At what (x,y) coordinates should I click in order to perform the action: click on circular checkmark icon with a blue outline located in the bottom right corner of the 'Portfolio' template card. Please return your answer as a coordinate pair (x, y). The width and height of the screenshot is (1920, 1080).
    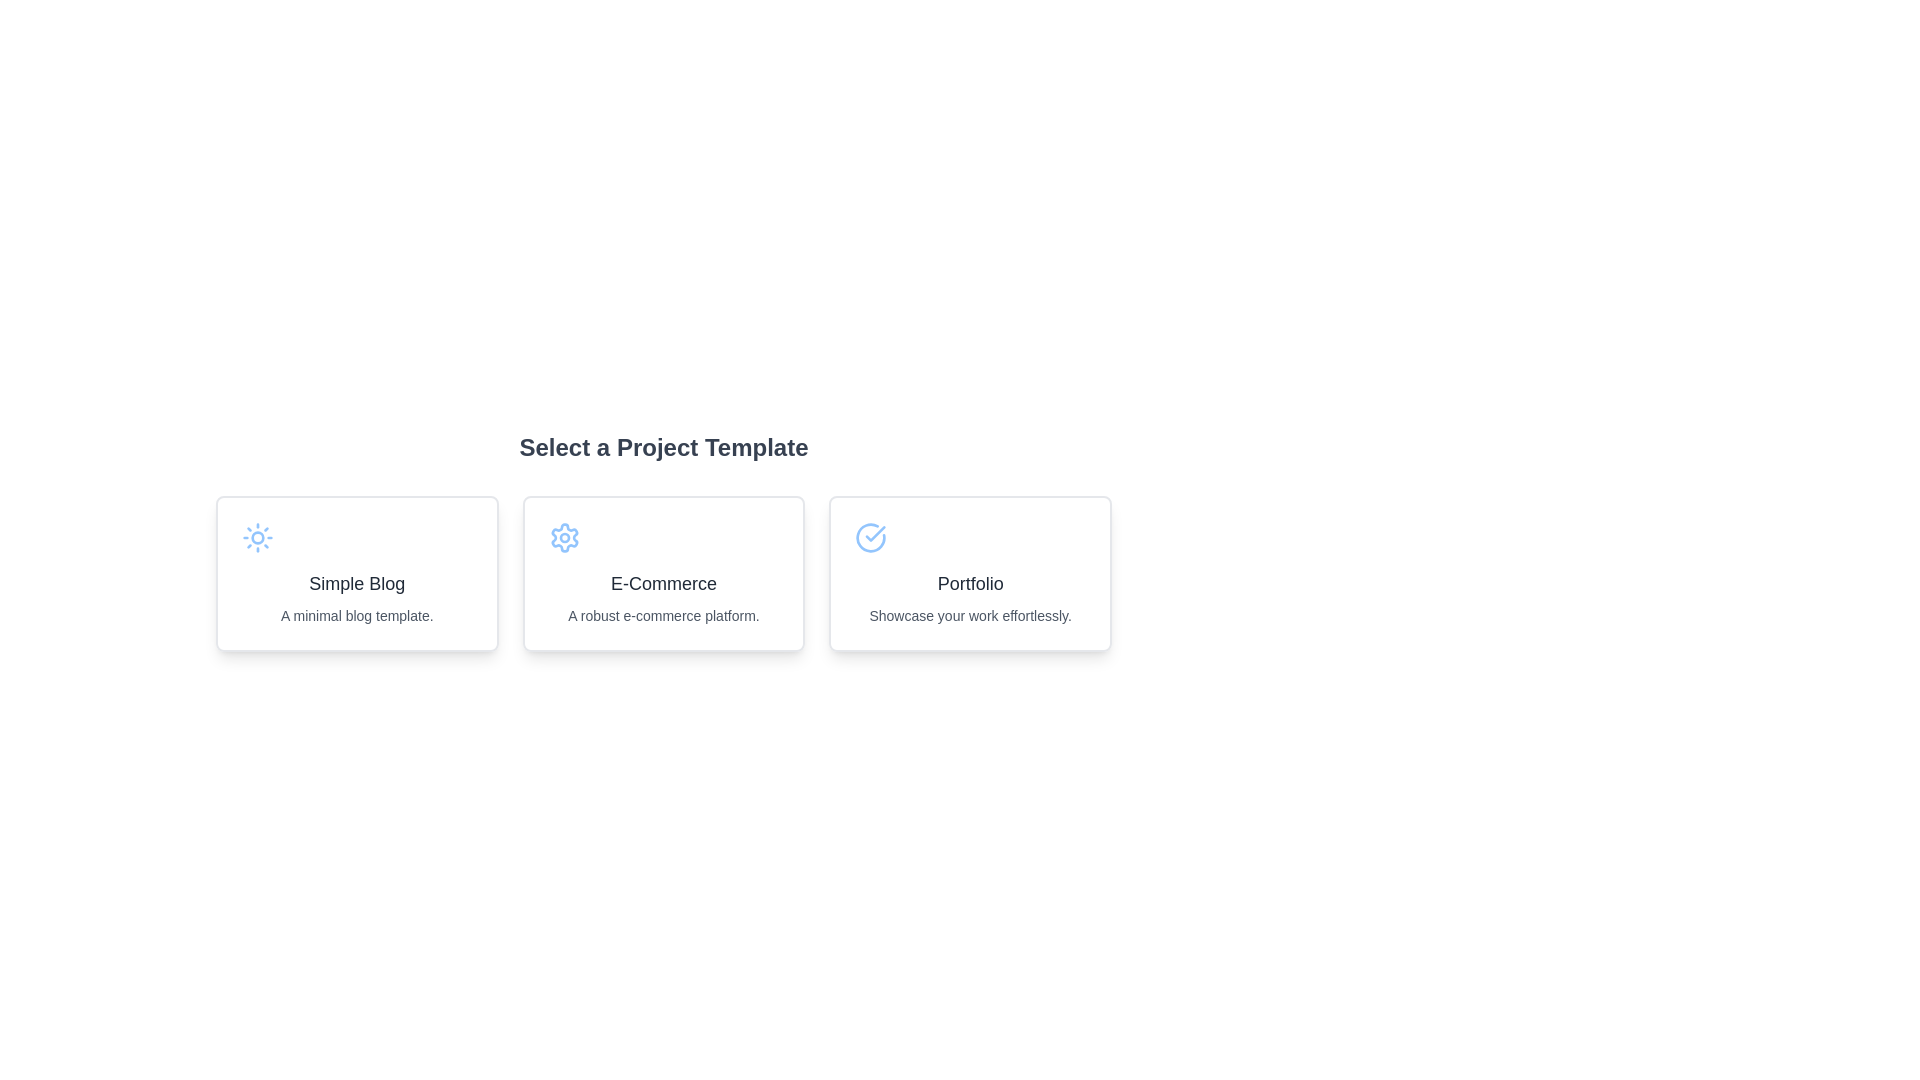
    Looking at the image, I should click on (871, 536).